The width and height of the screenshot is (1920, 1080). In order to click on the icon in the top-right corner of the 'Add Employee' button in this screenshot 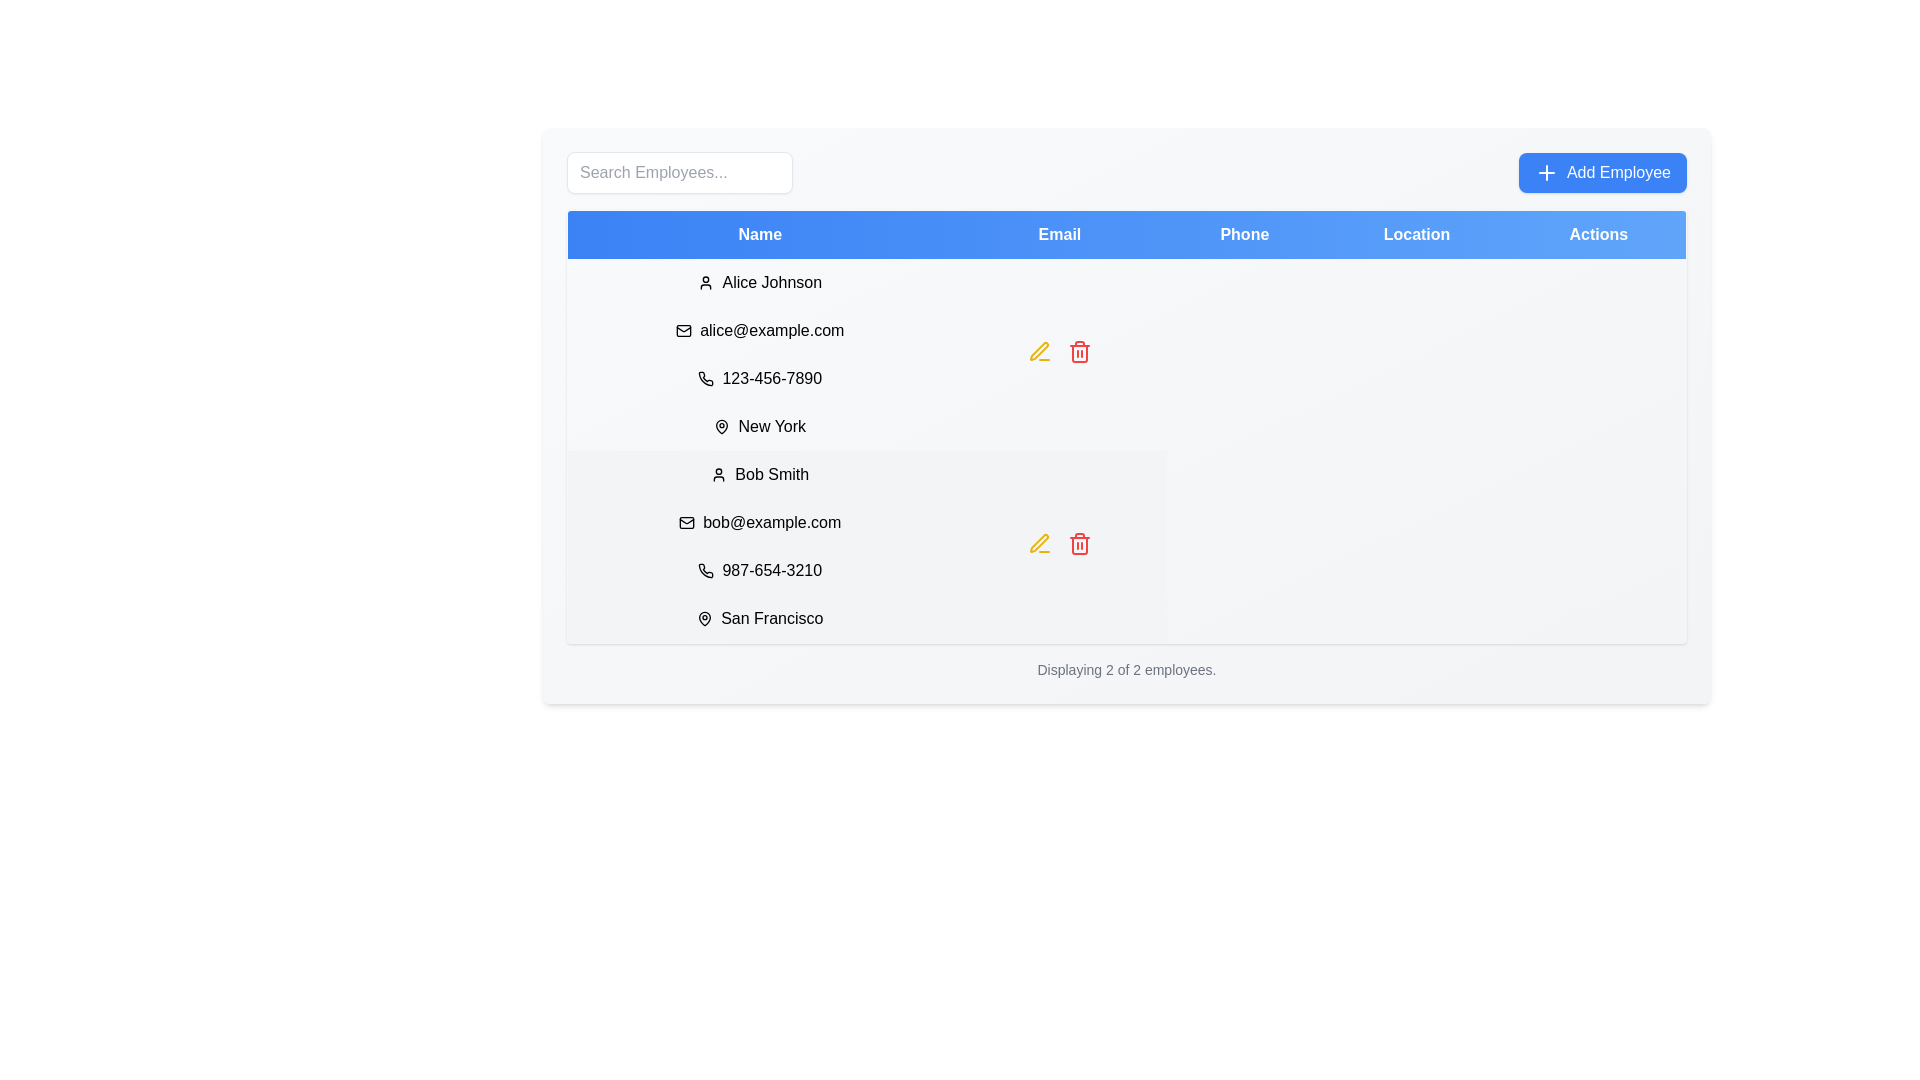, I will do `click(1545, 172)`.